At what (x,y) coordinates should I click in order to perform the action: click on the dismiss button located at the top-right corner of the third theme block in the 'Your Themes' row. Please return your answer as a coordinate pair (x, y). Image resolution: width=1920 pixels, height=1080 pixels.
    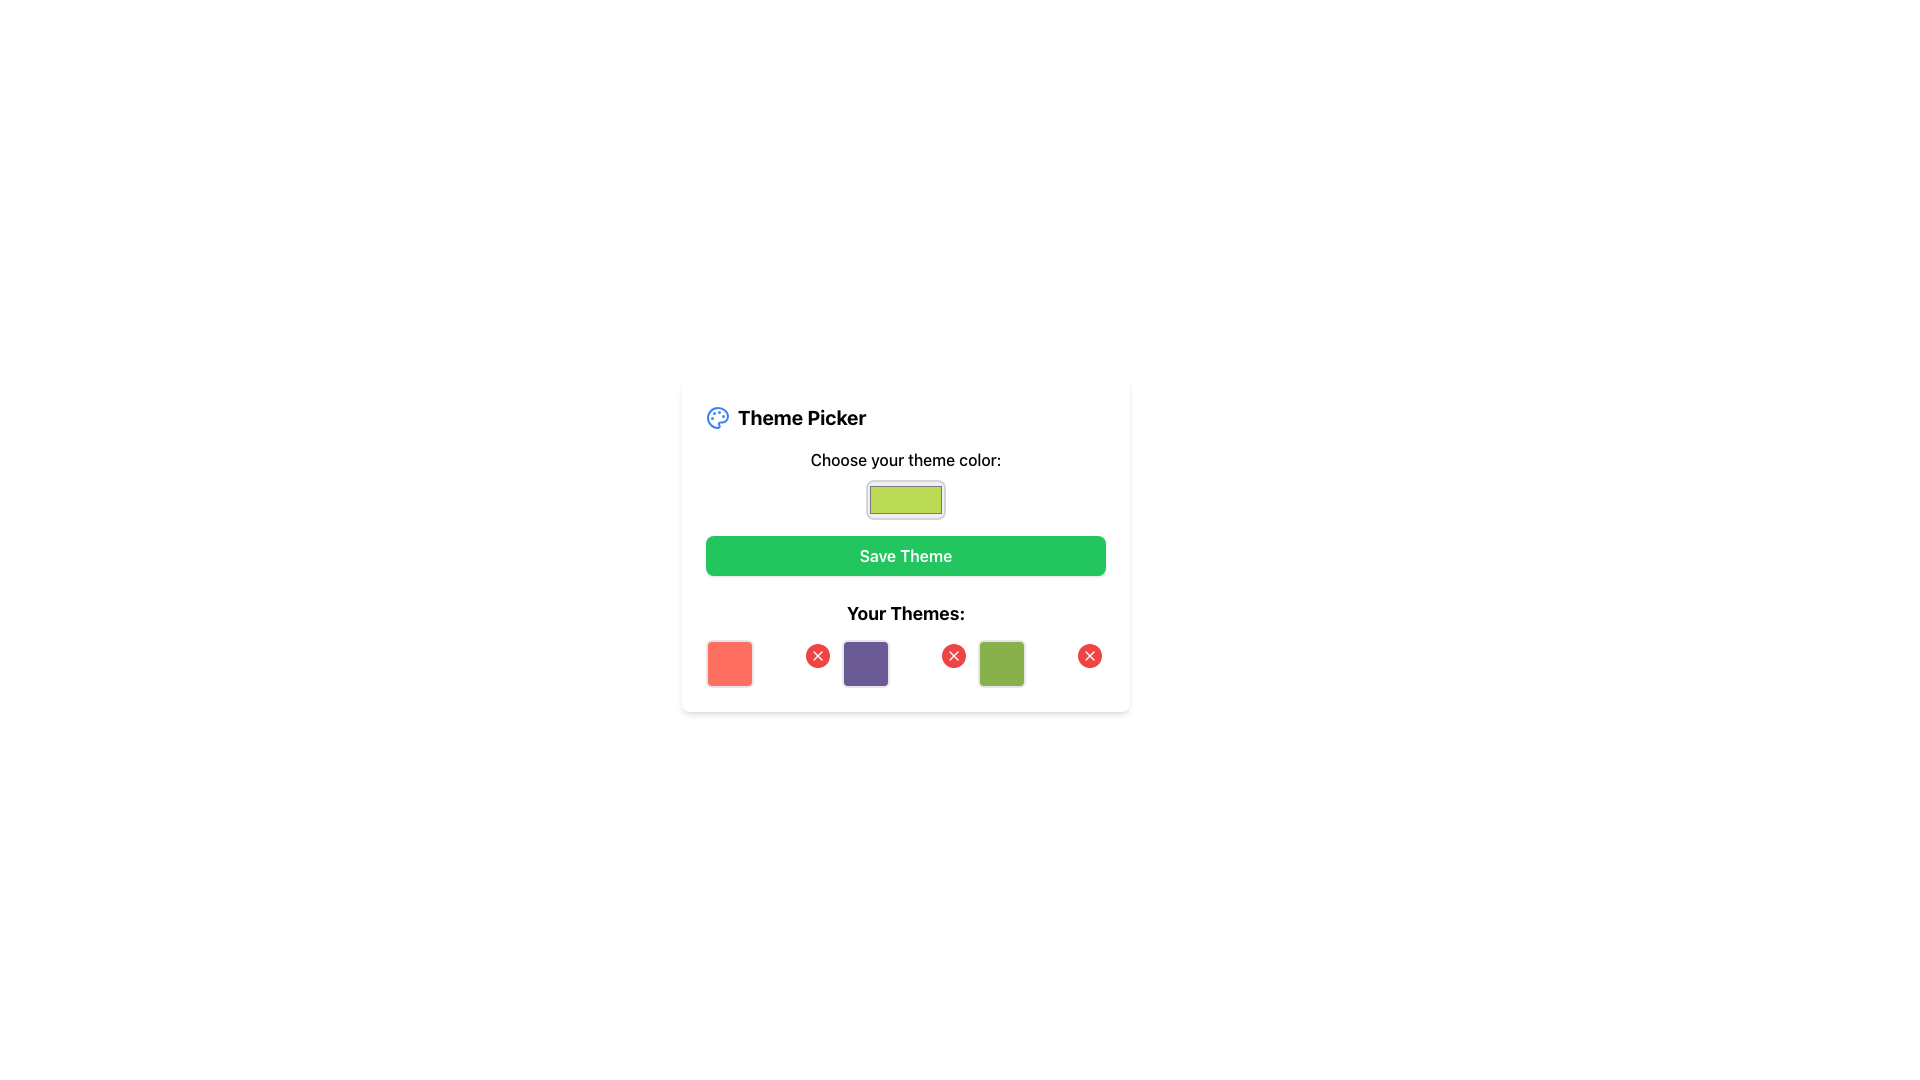
    Looking at the image, I should click on (953, 655).